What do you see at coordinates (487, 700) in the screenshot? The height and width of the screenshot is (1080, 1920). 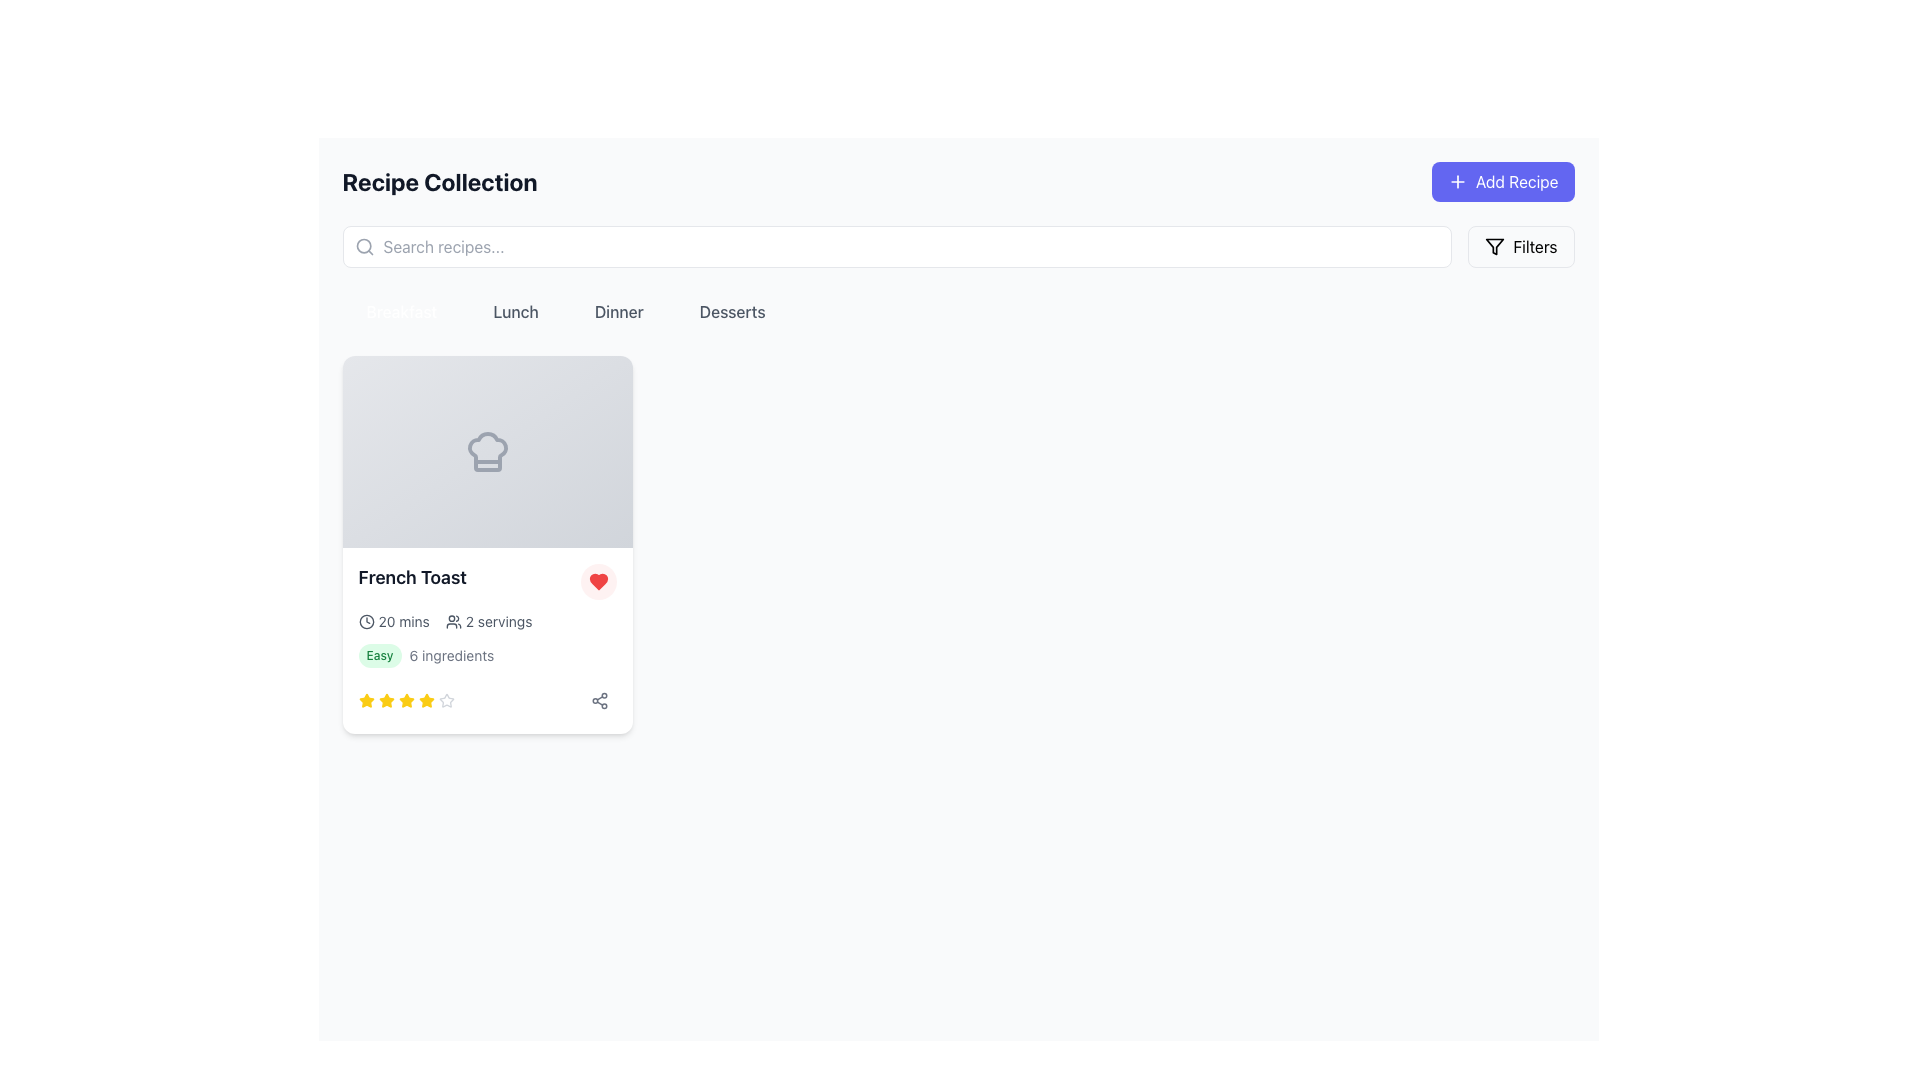 I see `current rating status visually by observing the stars in the Rating component for the 'French Toast' recipe, located in the bottom right of the card` at bounding box center [487, 700].